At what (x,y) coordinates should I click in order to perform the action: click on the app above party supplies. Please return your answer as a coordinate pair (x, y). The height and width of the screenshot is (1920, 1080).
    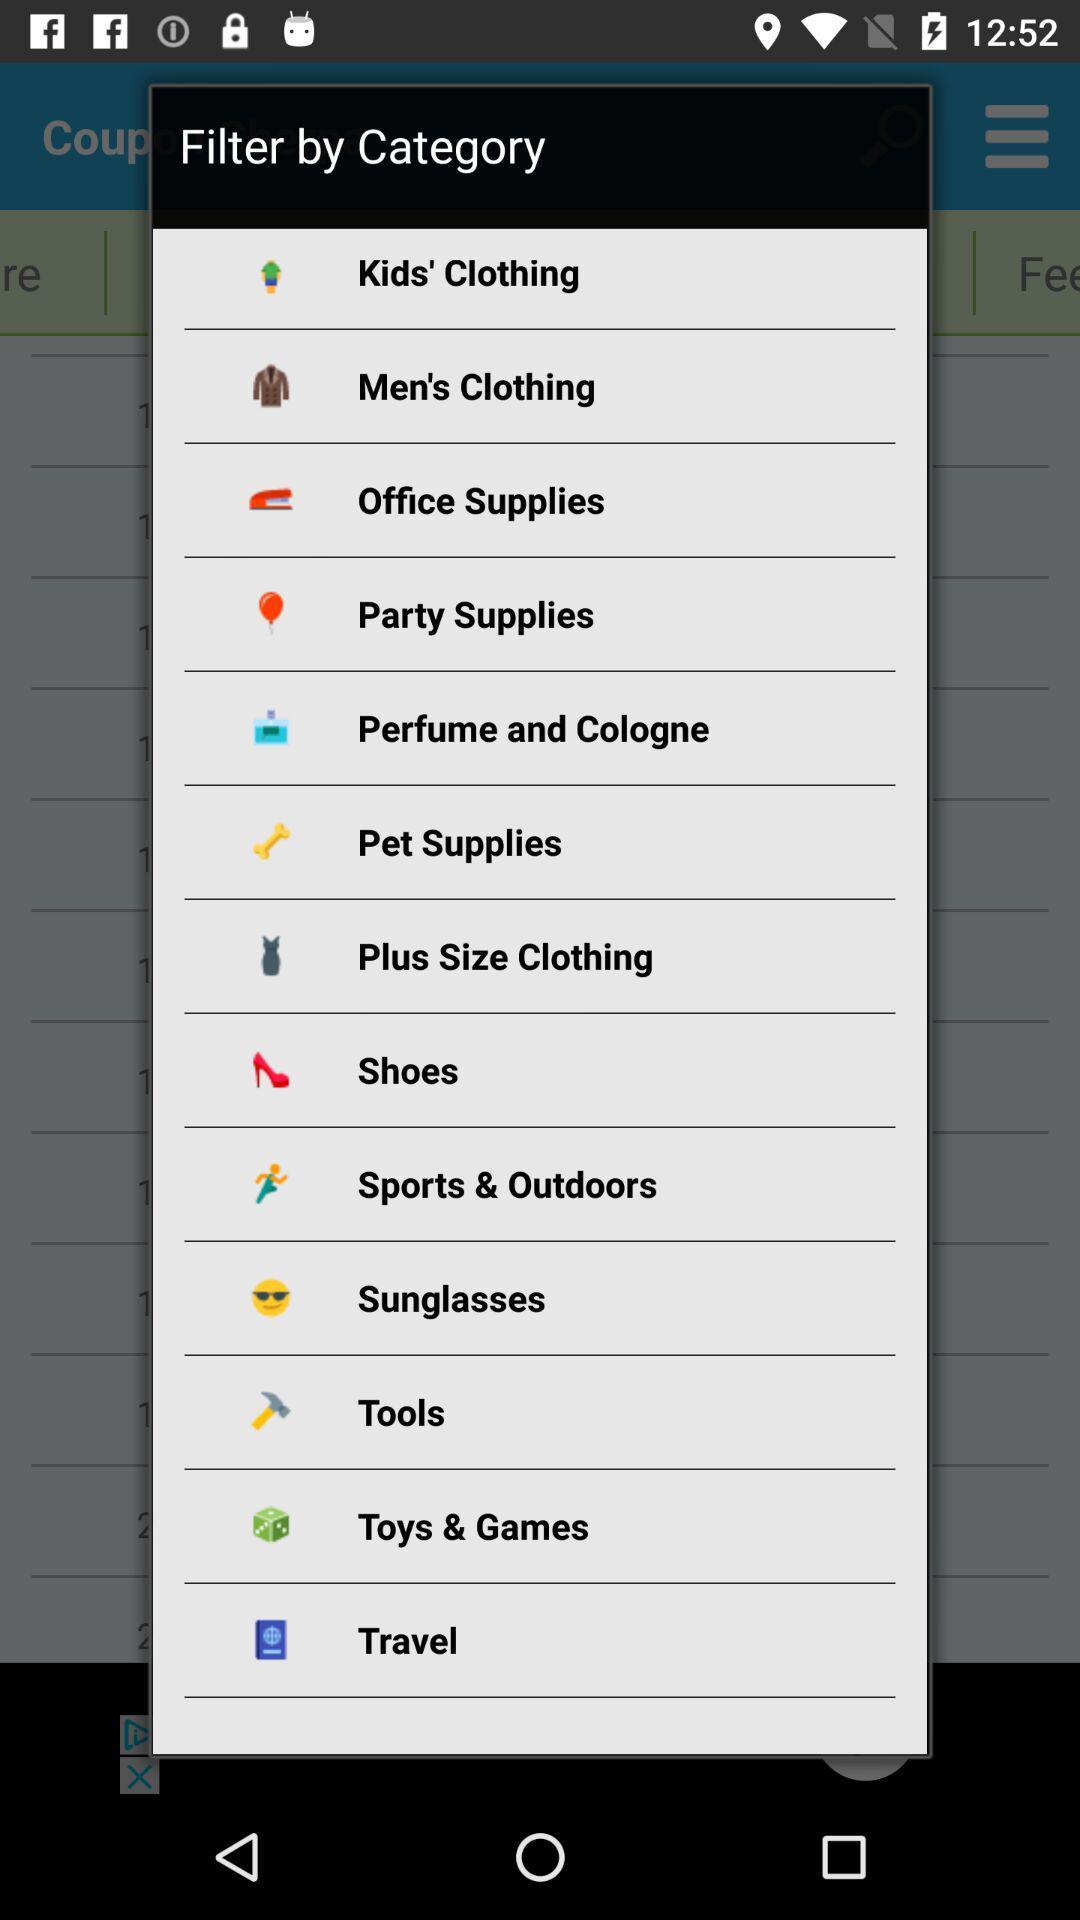
    Looking at the image, I should click on (563, 499).